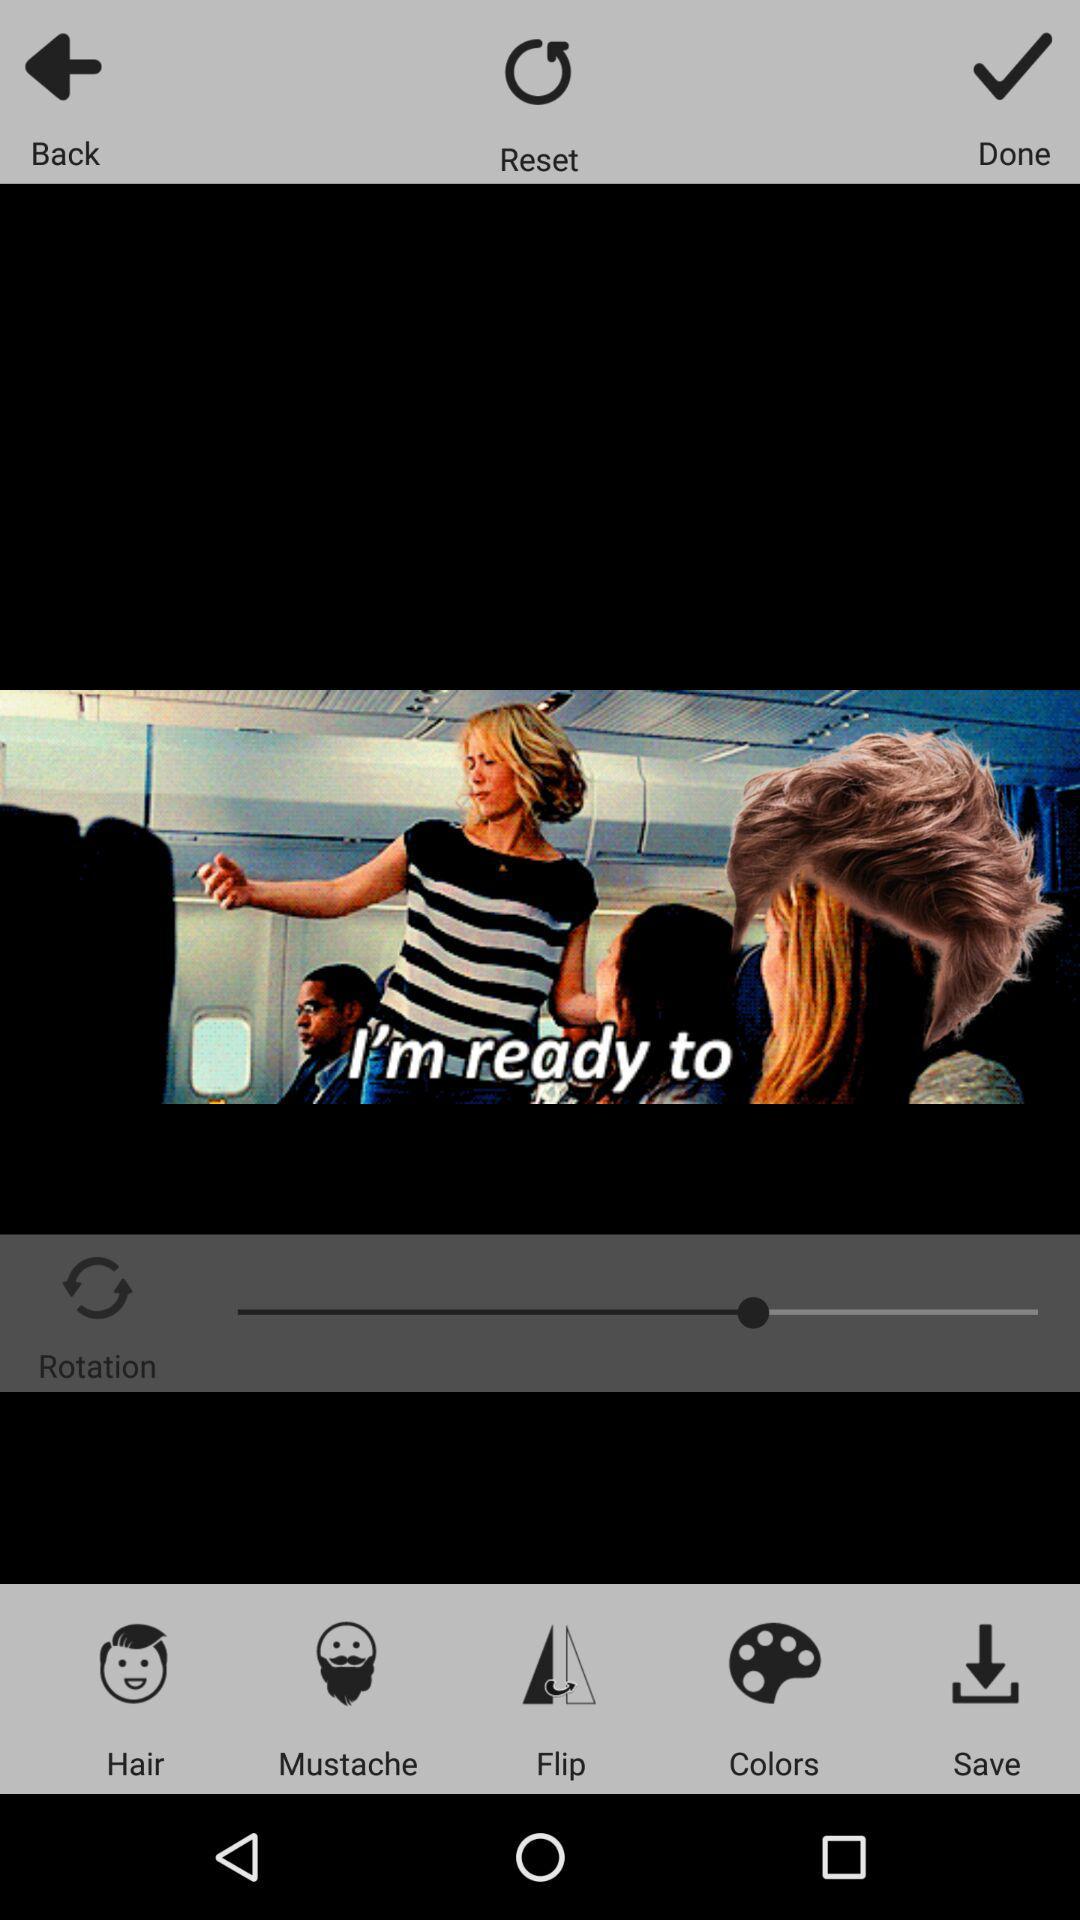 The width and height of the screenshot is (1080, 1920). Describe the element at coordinates (135, 1662) in the screenshot. I see `the item above hair app` at that location.